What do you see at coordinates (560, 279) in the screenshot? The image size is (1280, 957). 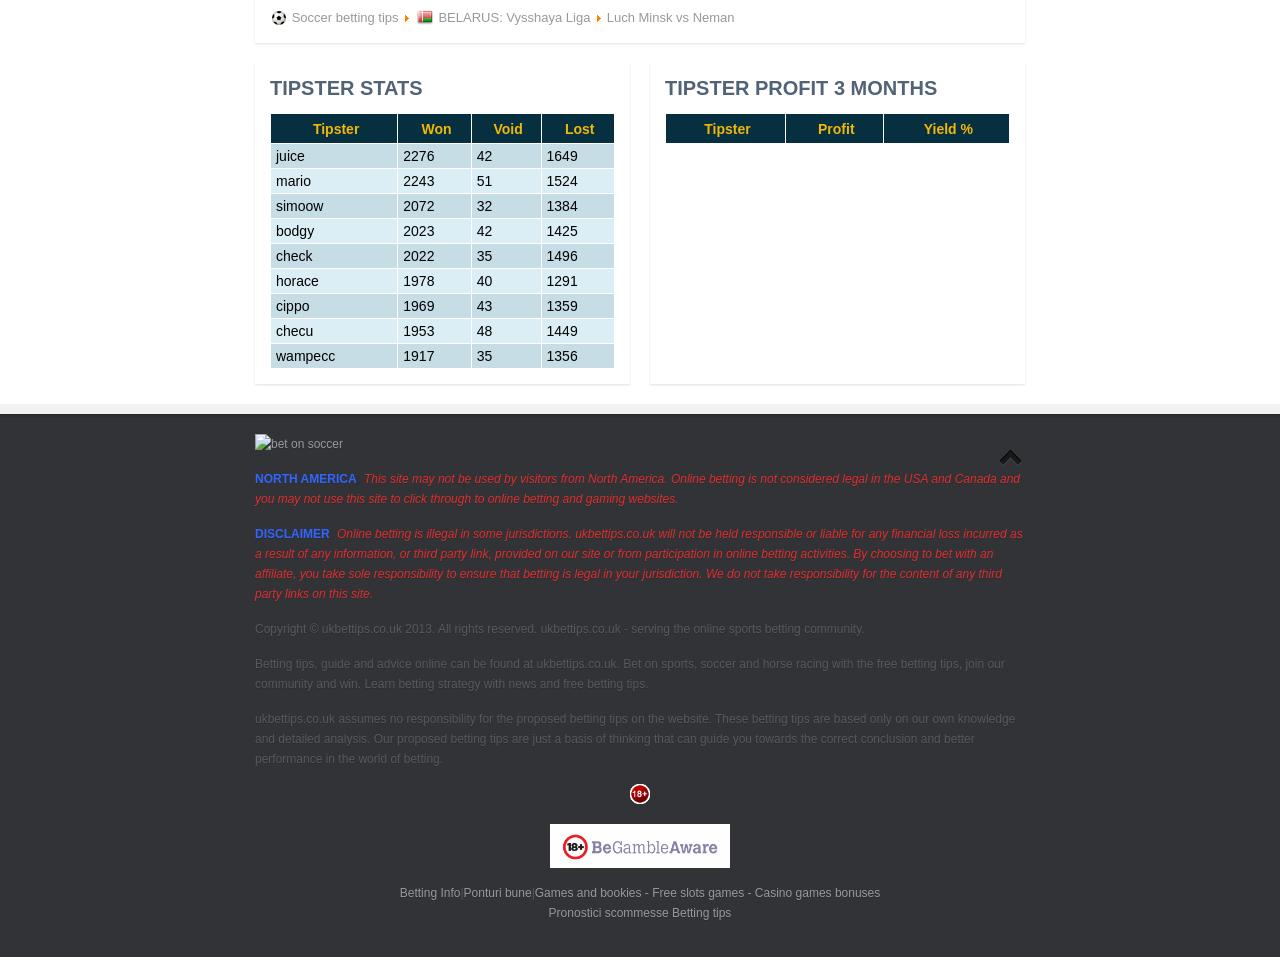 I see `'1291'` at bounding box center [560, 279].